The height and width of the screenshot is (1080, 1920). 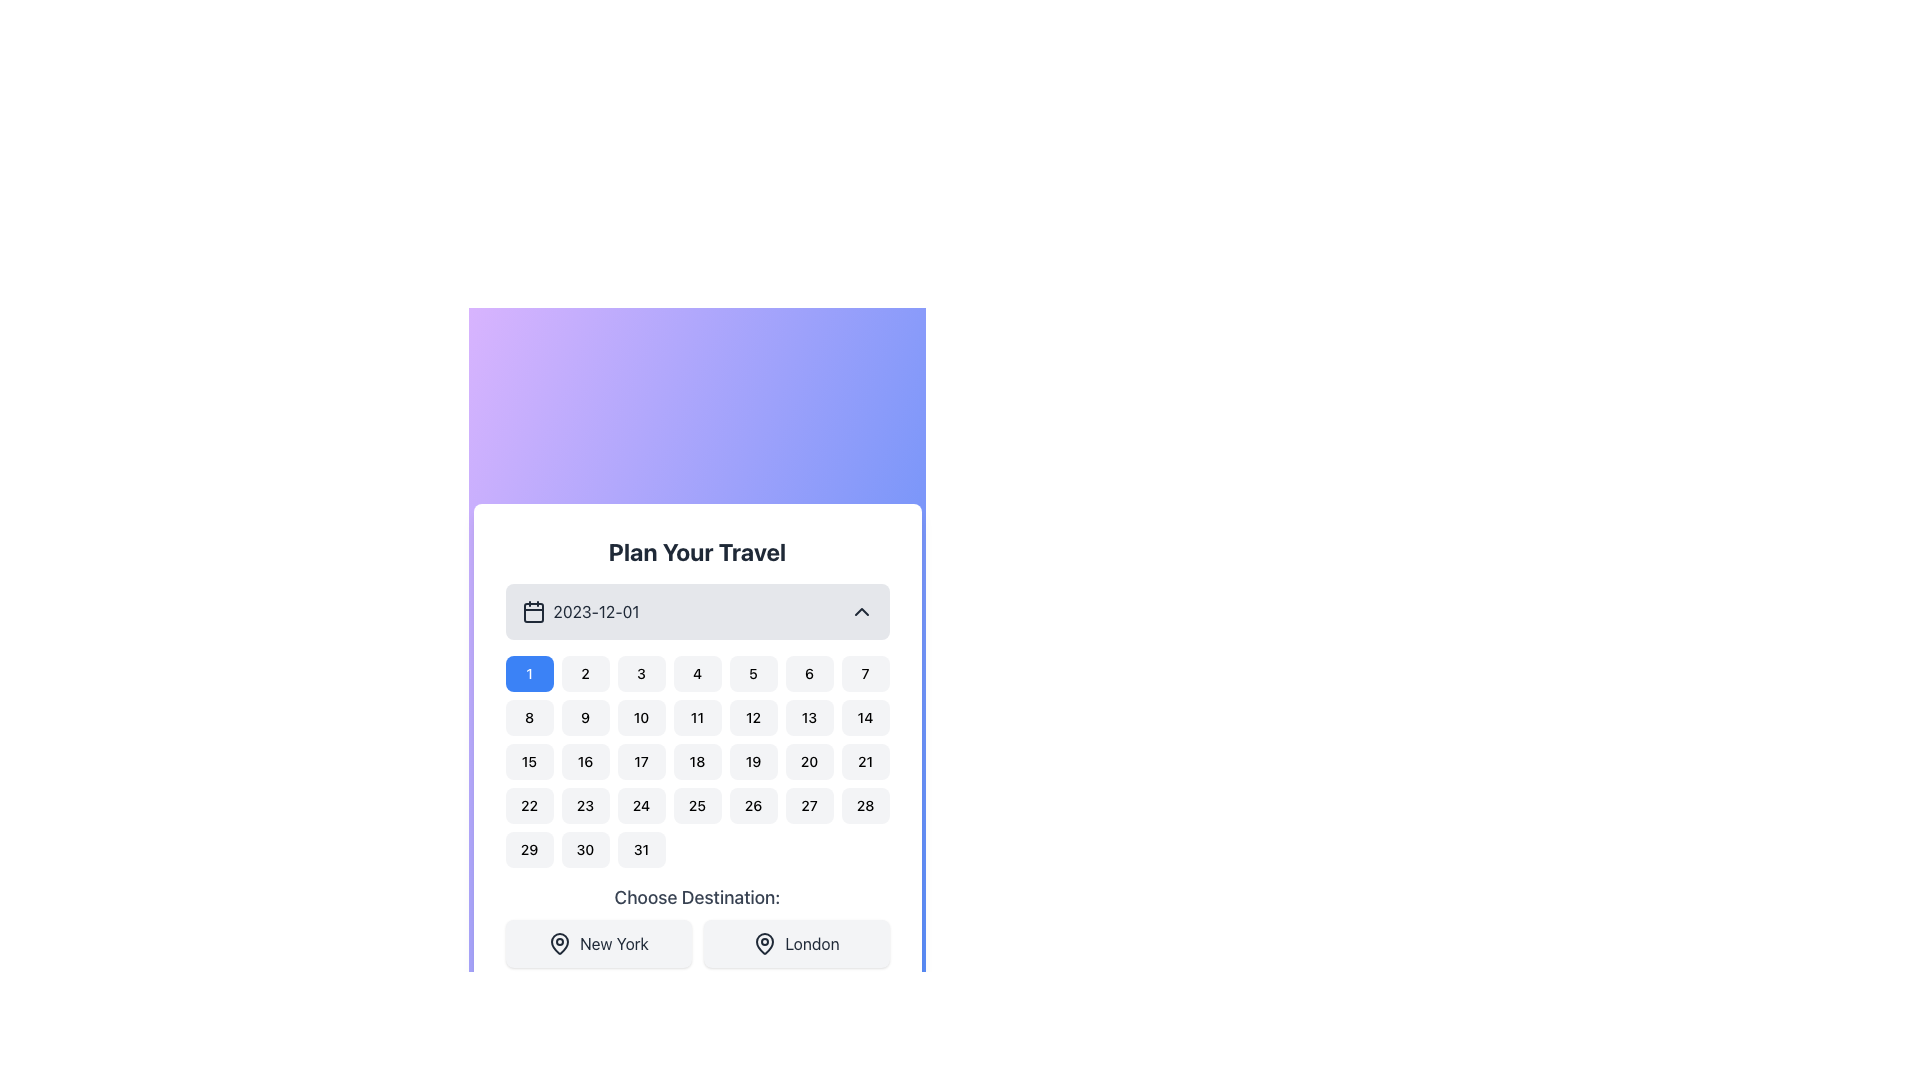 I want to click on the text label that prompts the user to select a destination, positioned below the calendar widget and above the city buttons, so click(x=697, y=897).